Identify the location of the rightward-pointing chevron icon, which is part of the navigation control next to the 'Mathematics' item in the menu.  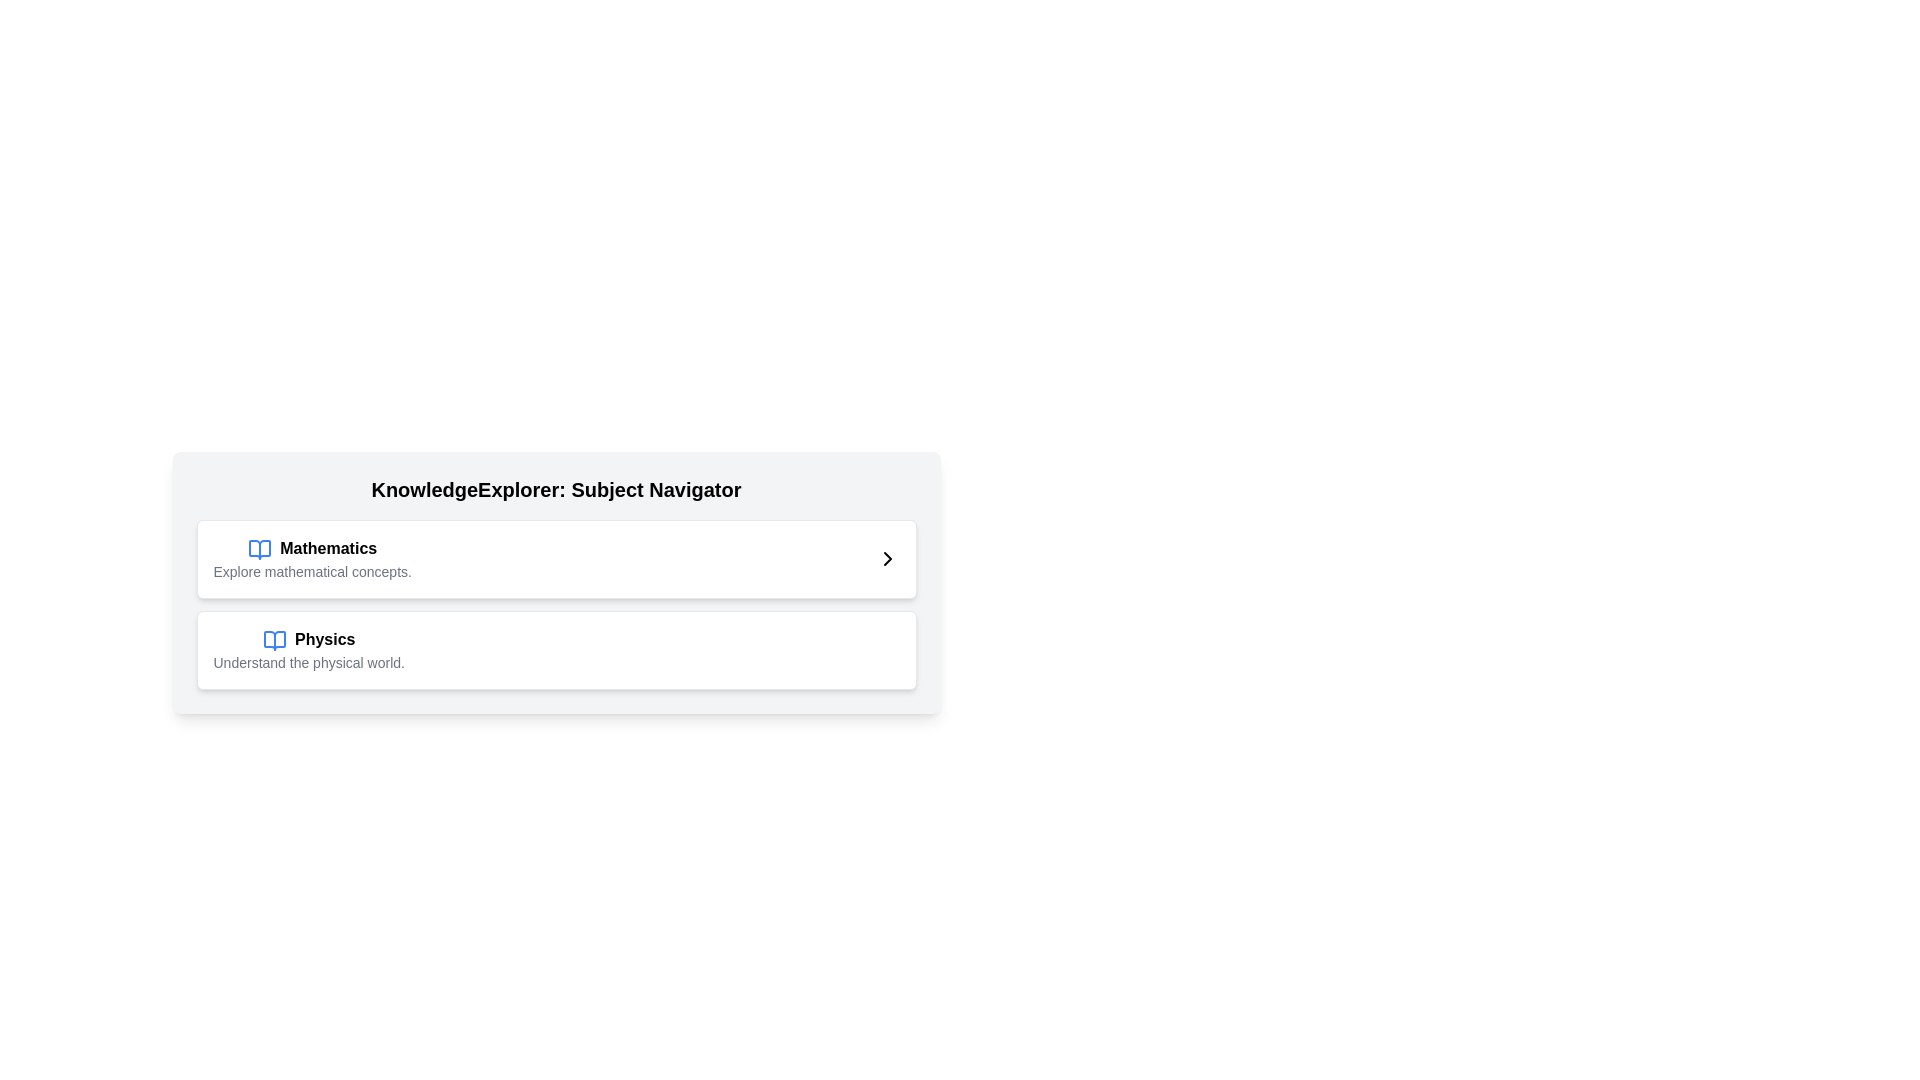
(886, 559).